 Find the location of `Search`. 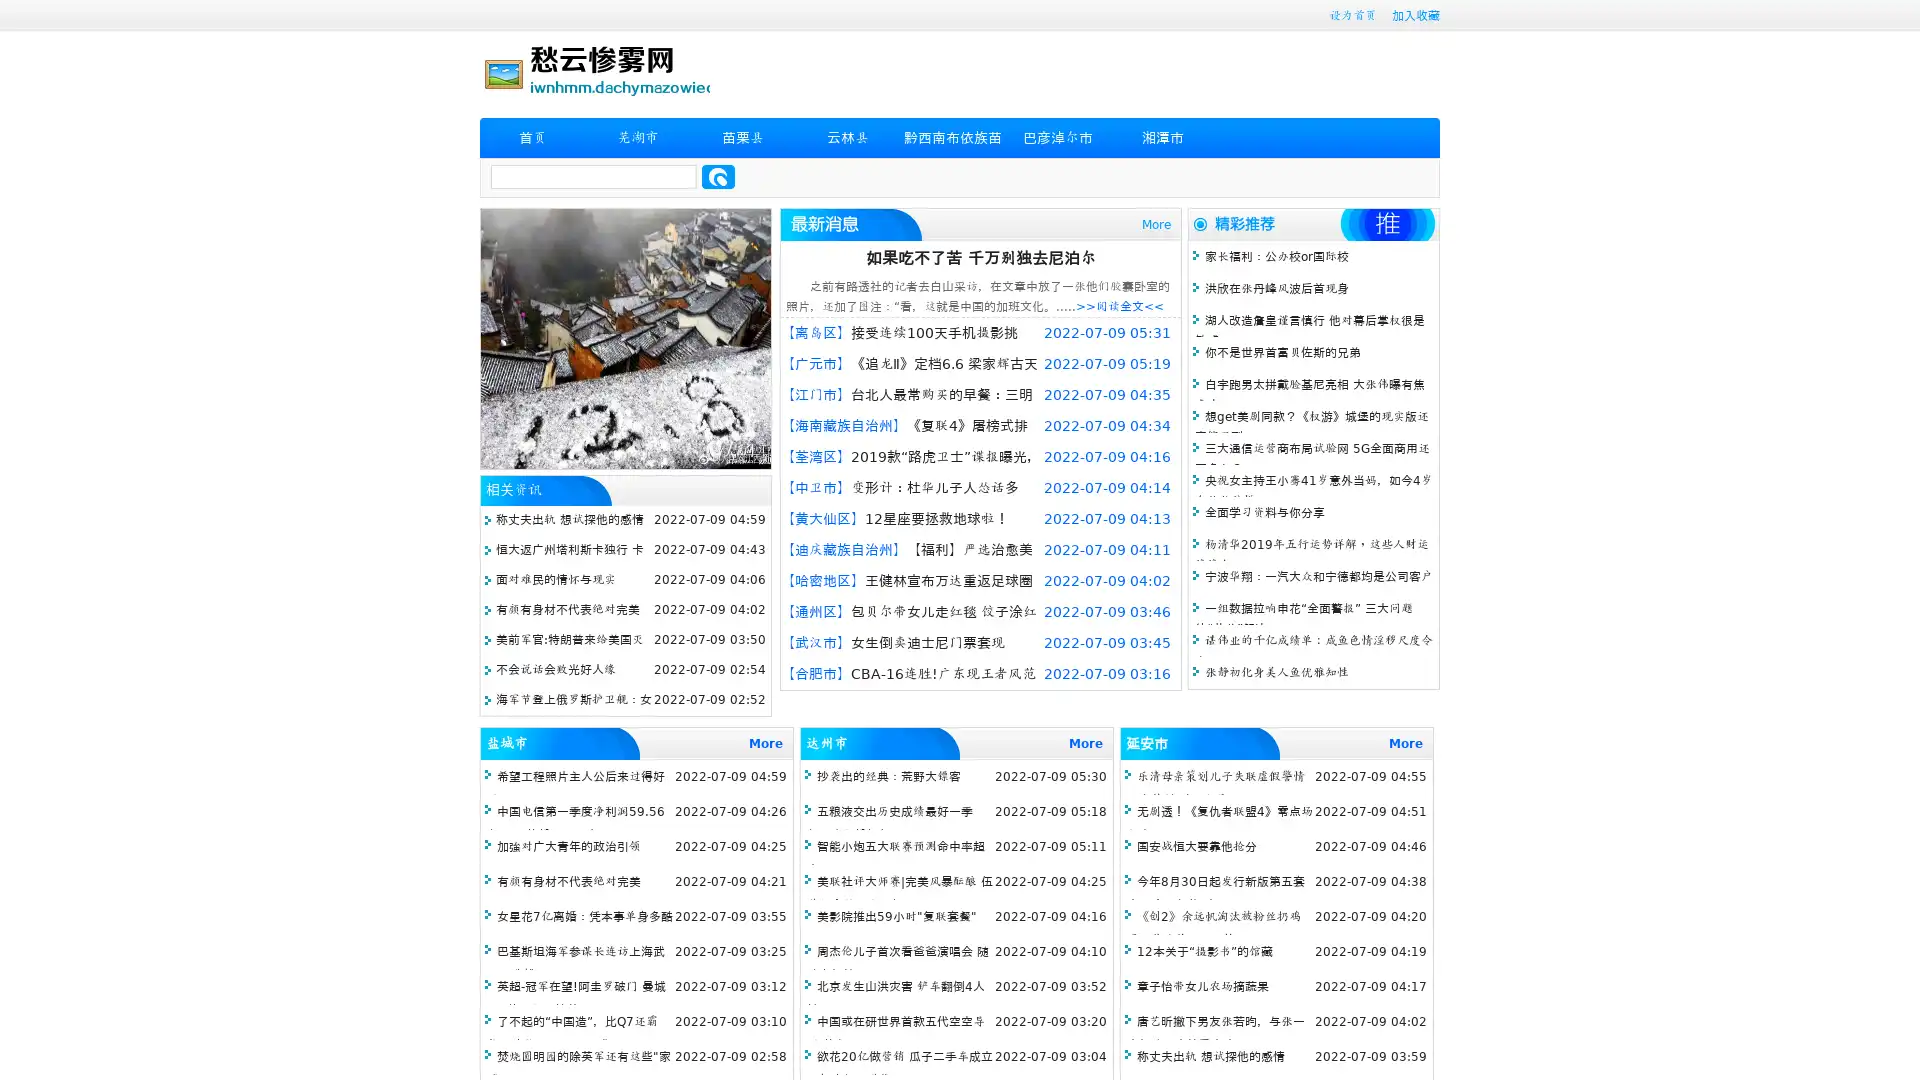

Search is located at coordinates (718, 176).